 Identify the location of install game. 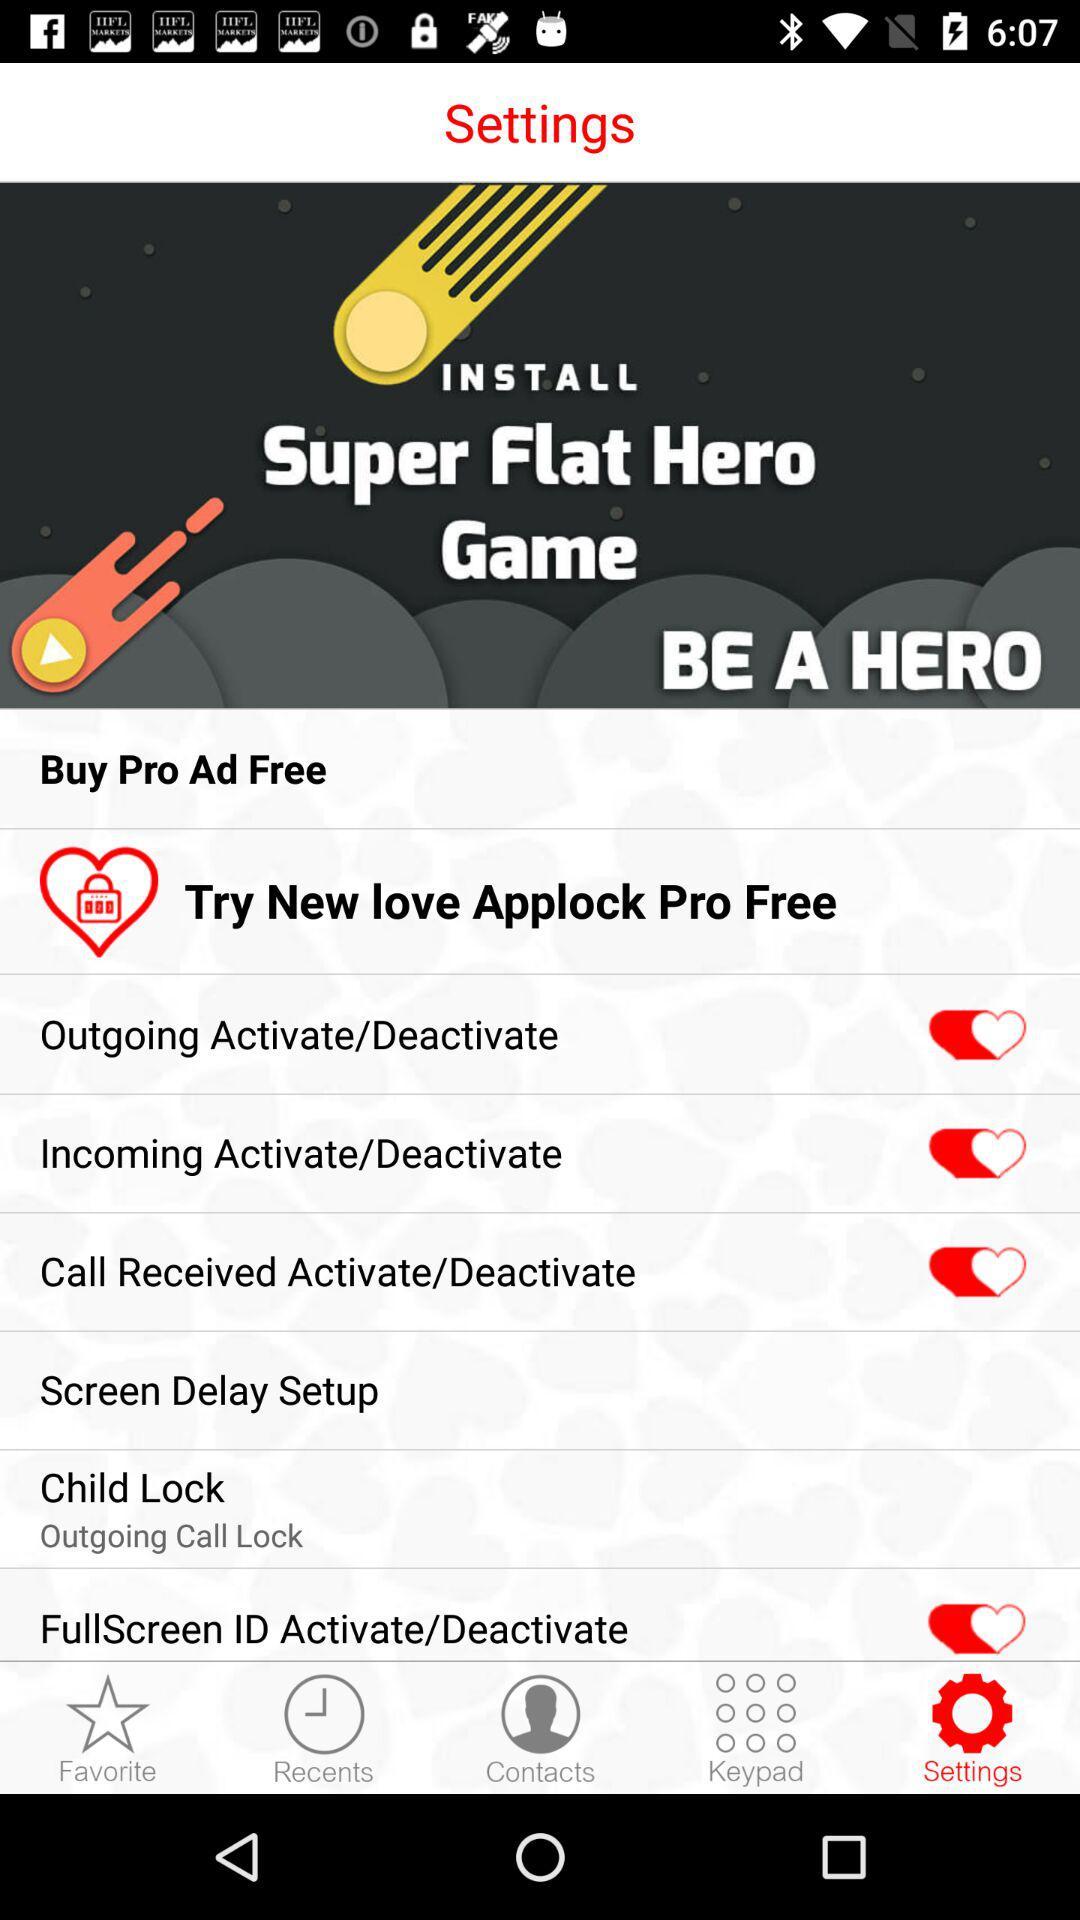
(540, 444).